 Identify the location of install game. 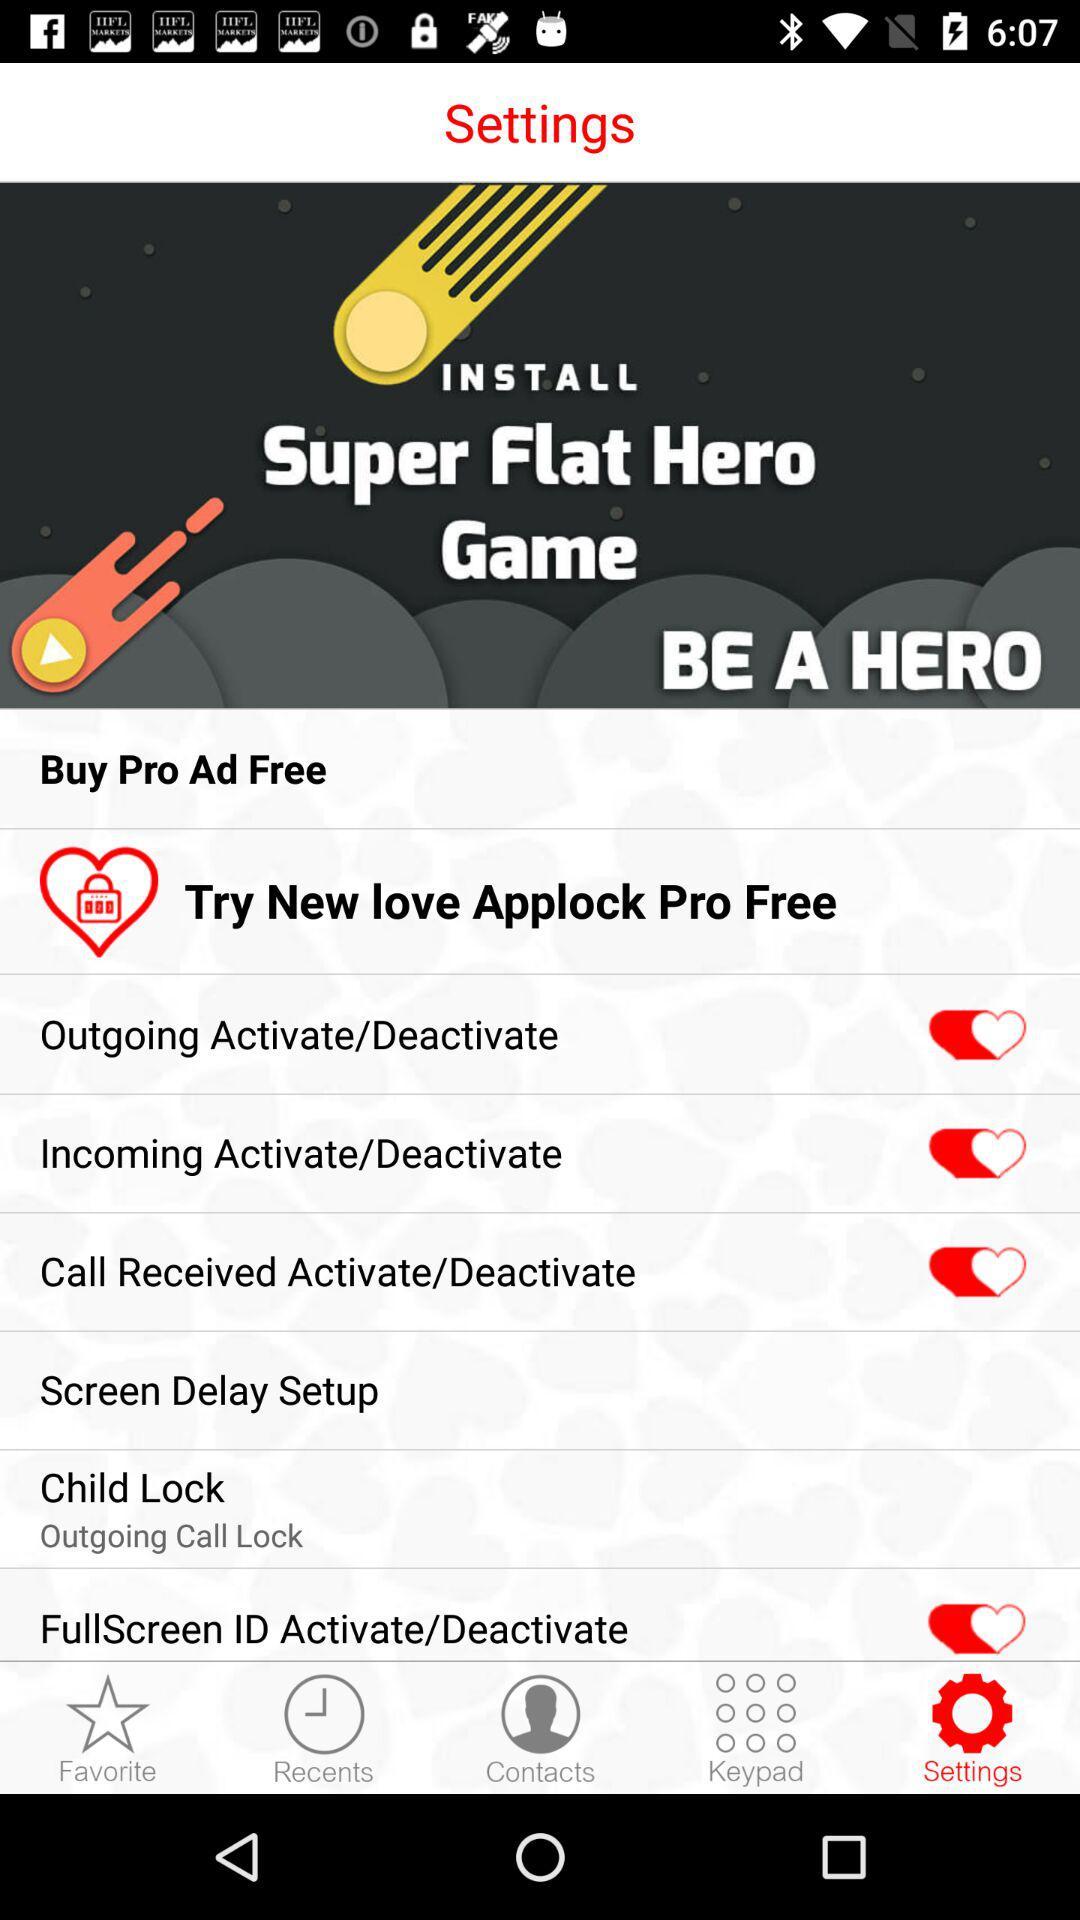
(540, 444).